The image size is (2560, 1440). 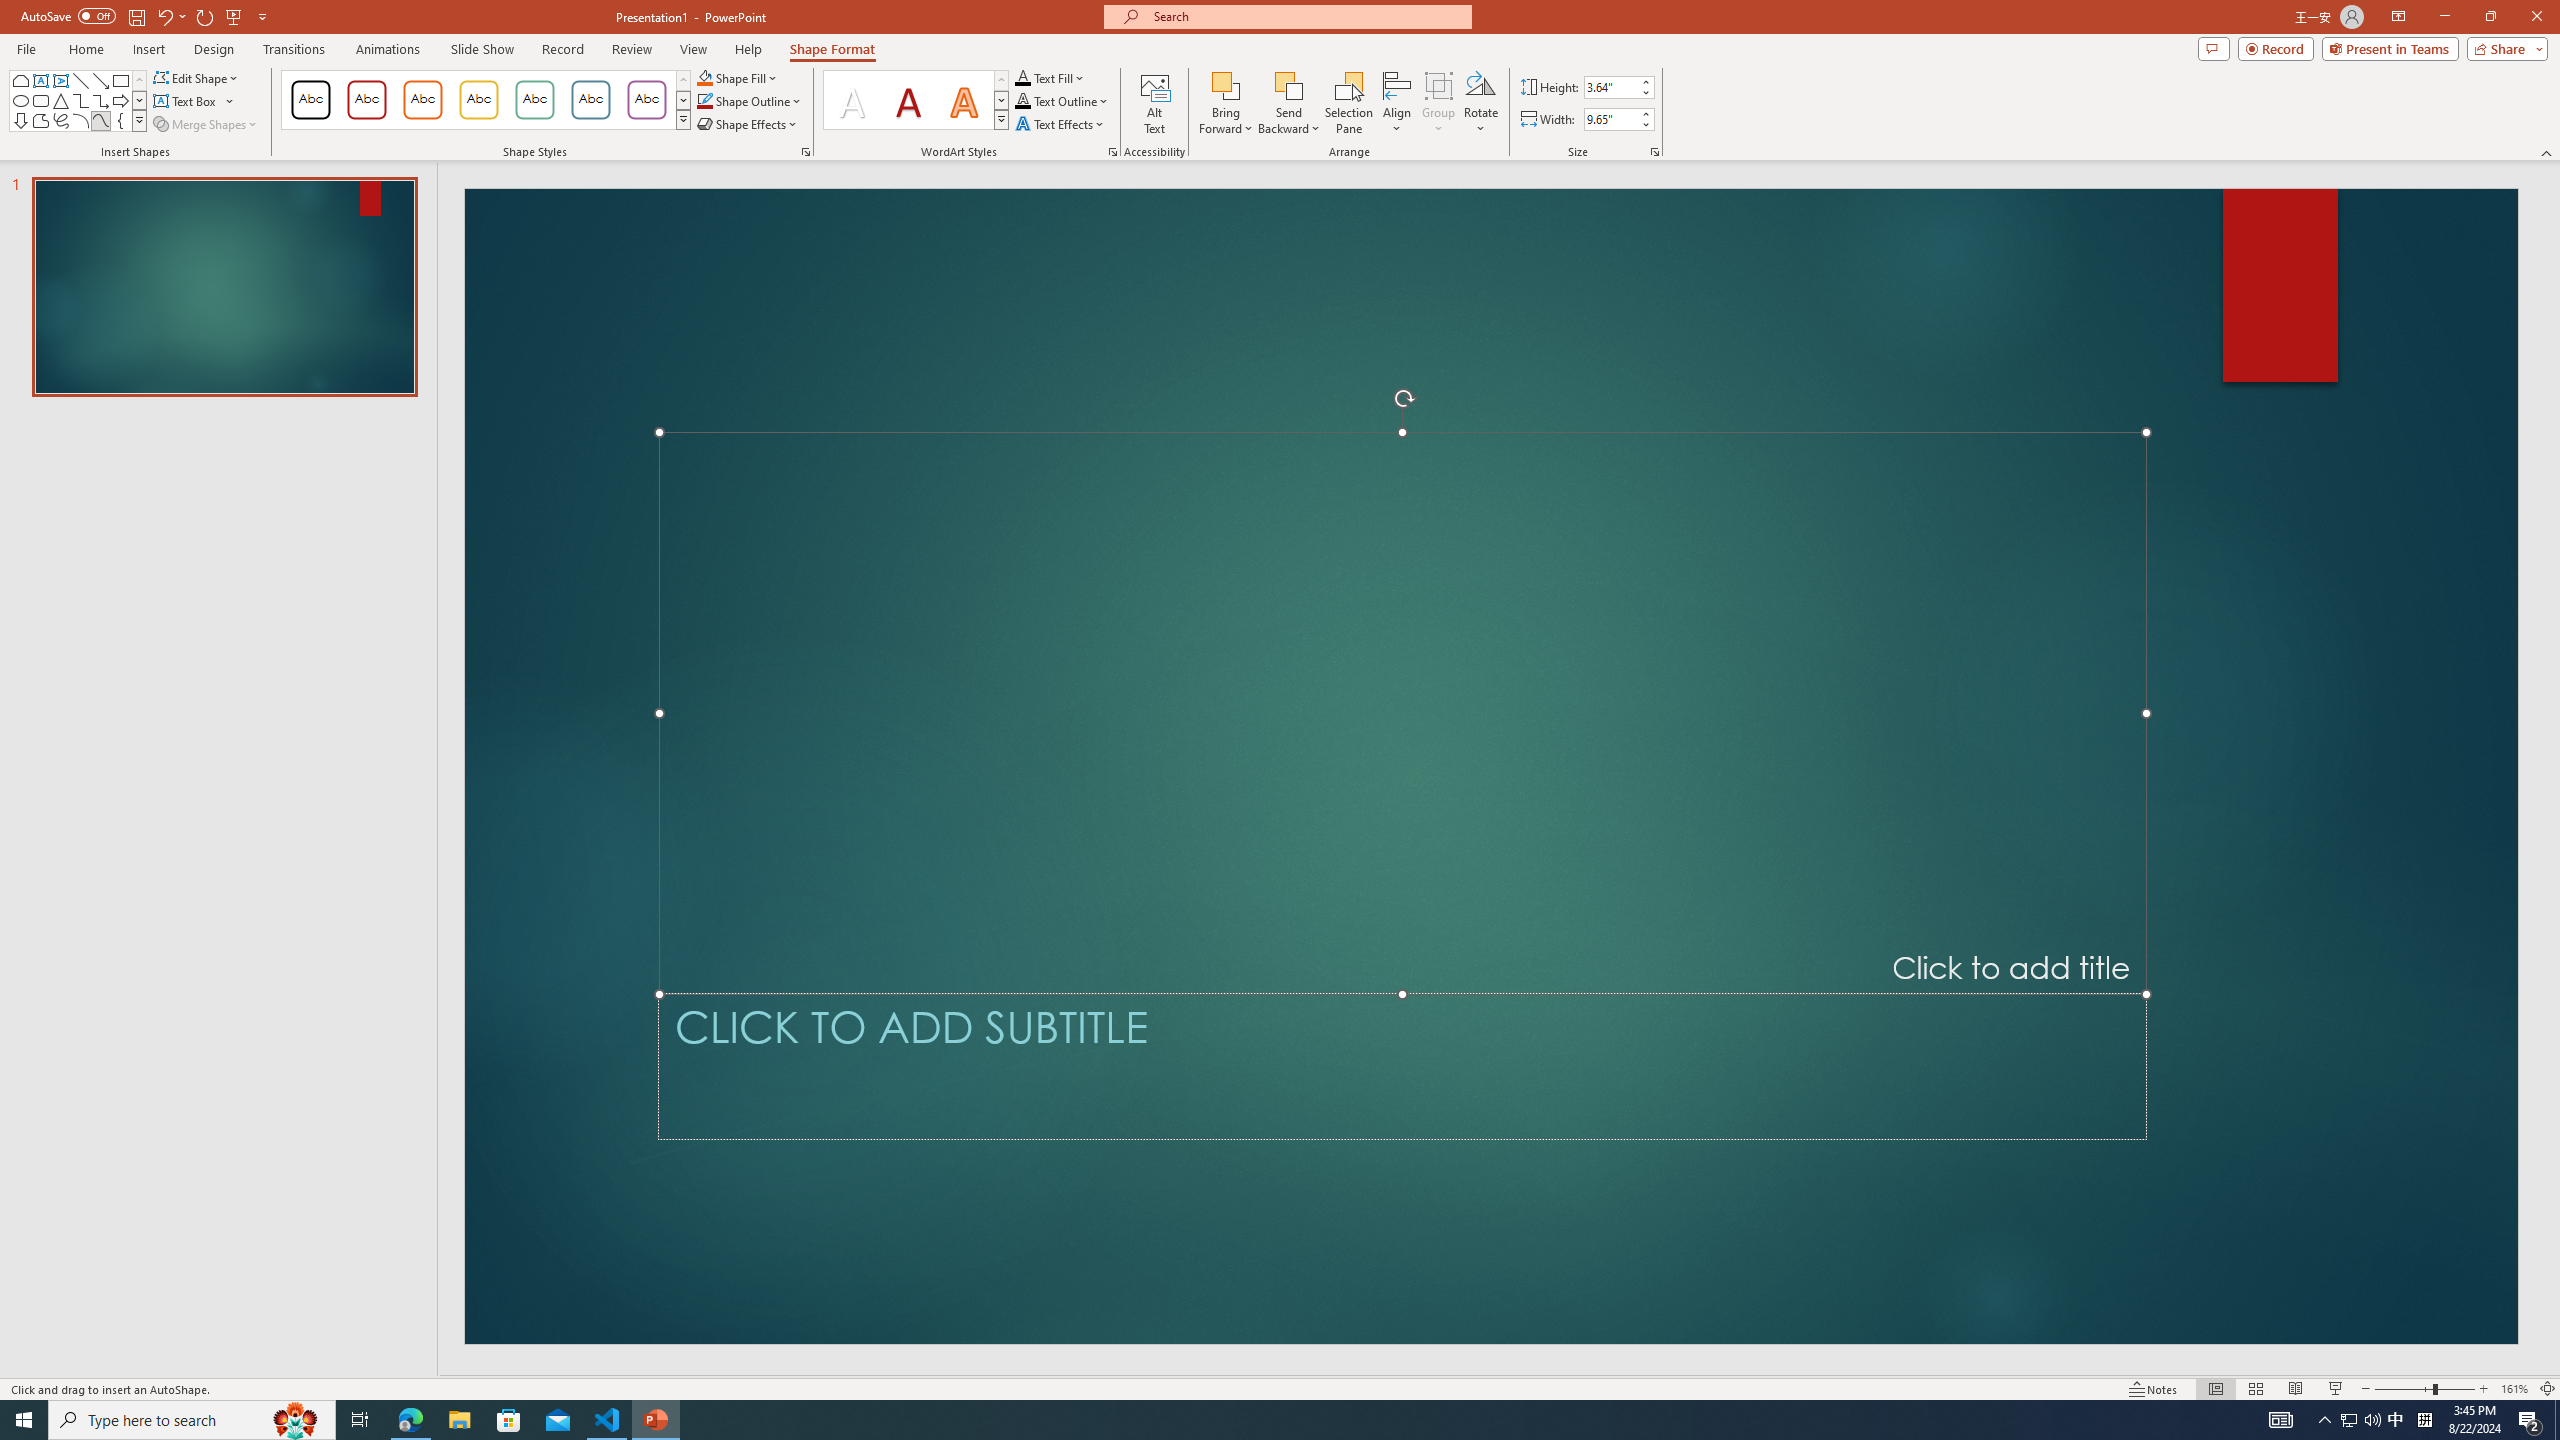 What do you see at coordinates (40, 99) in the screenshot?
I see `'Rectangle: Rounded Corners'` at bounding box center [40, 99].